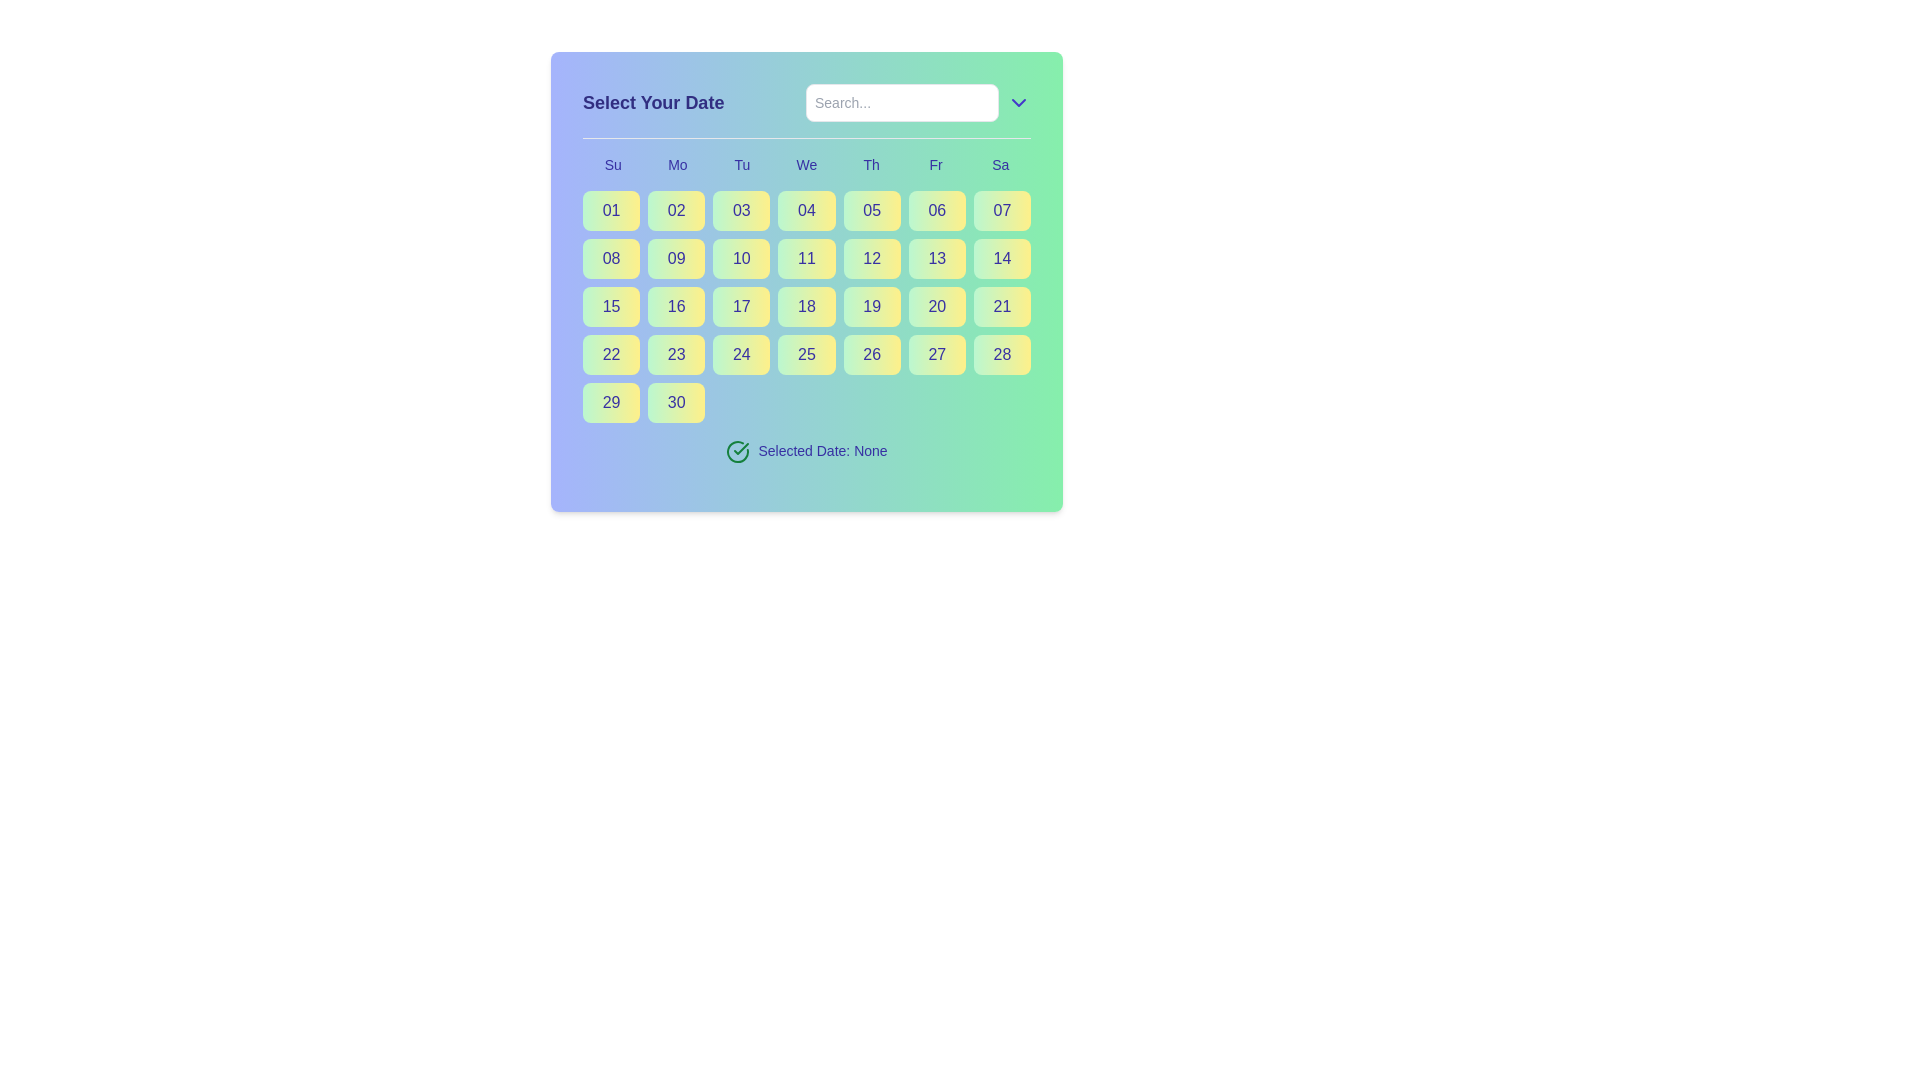 This screenshot has width=1920, height=1080. I want to click on the button labeled '30', so click(676, 402).